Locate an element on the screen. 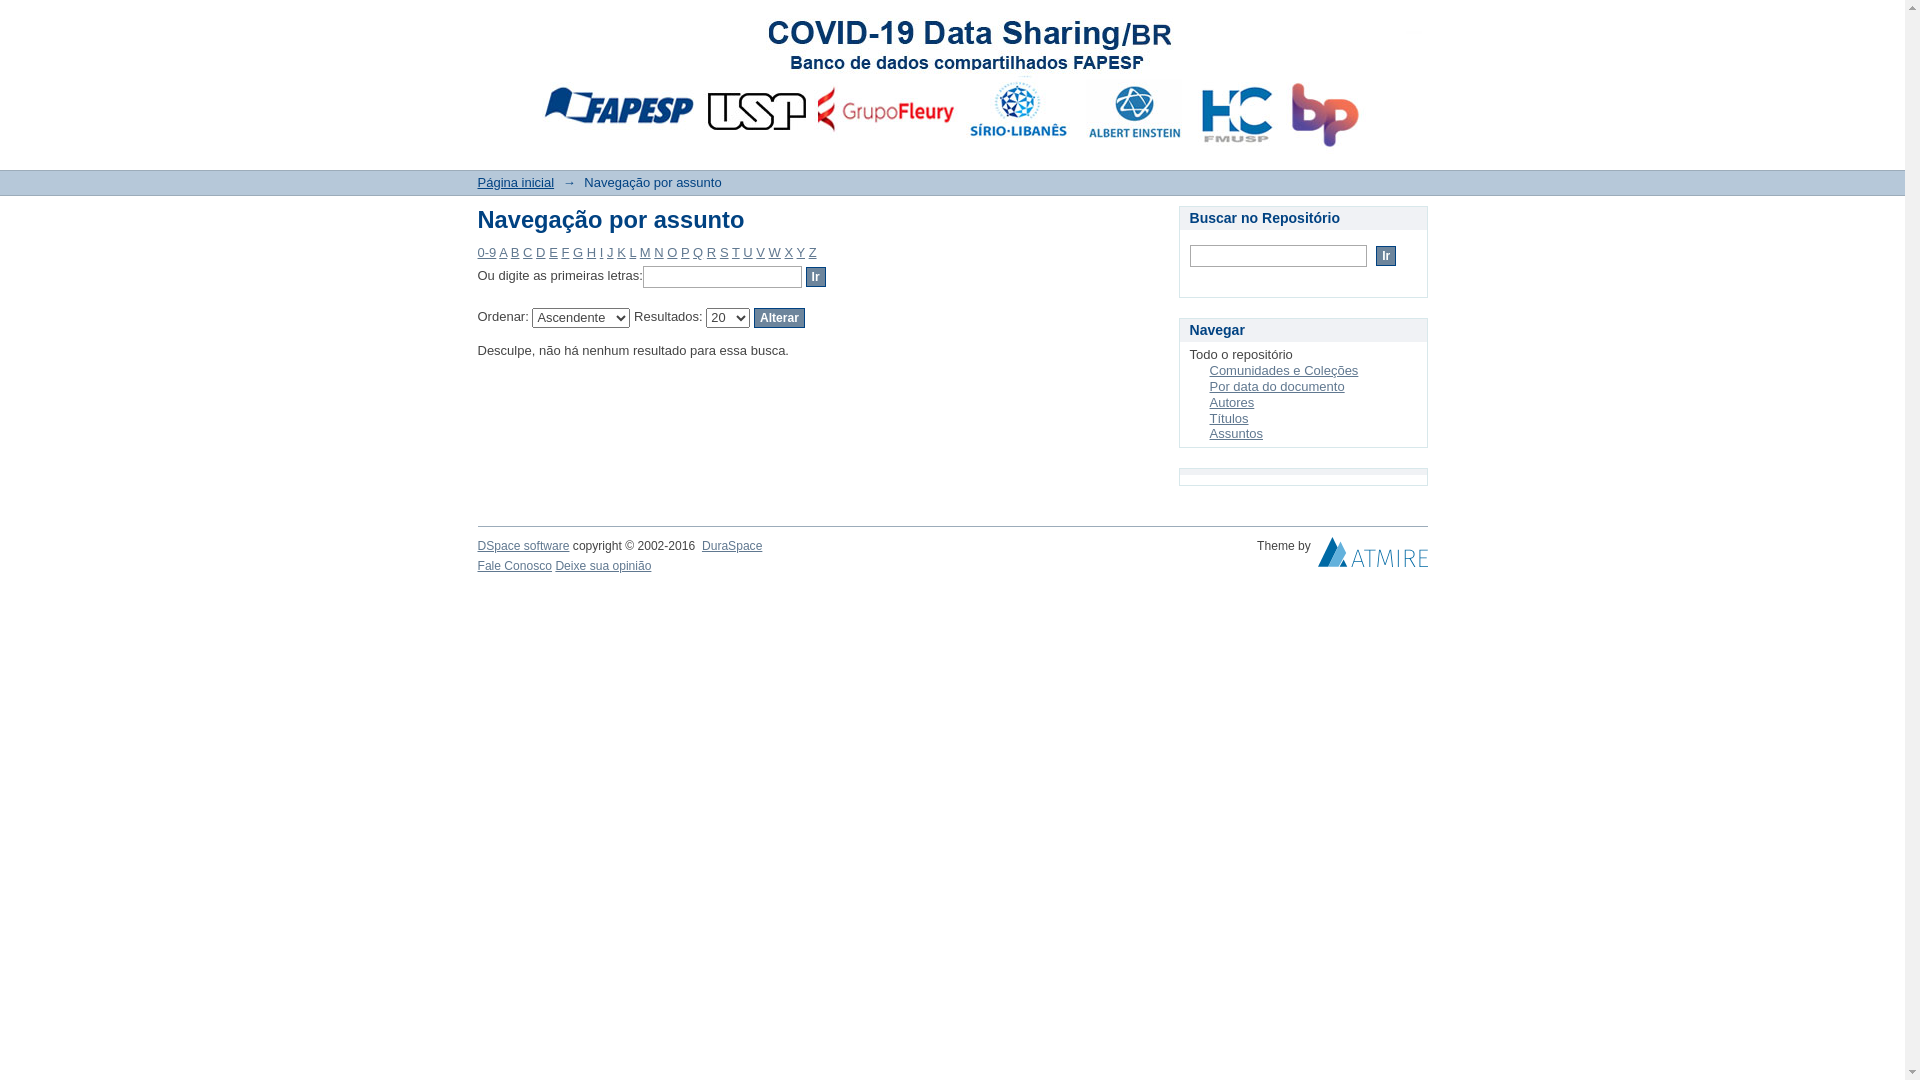  'V' is located at coordinates (759, 251).